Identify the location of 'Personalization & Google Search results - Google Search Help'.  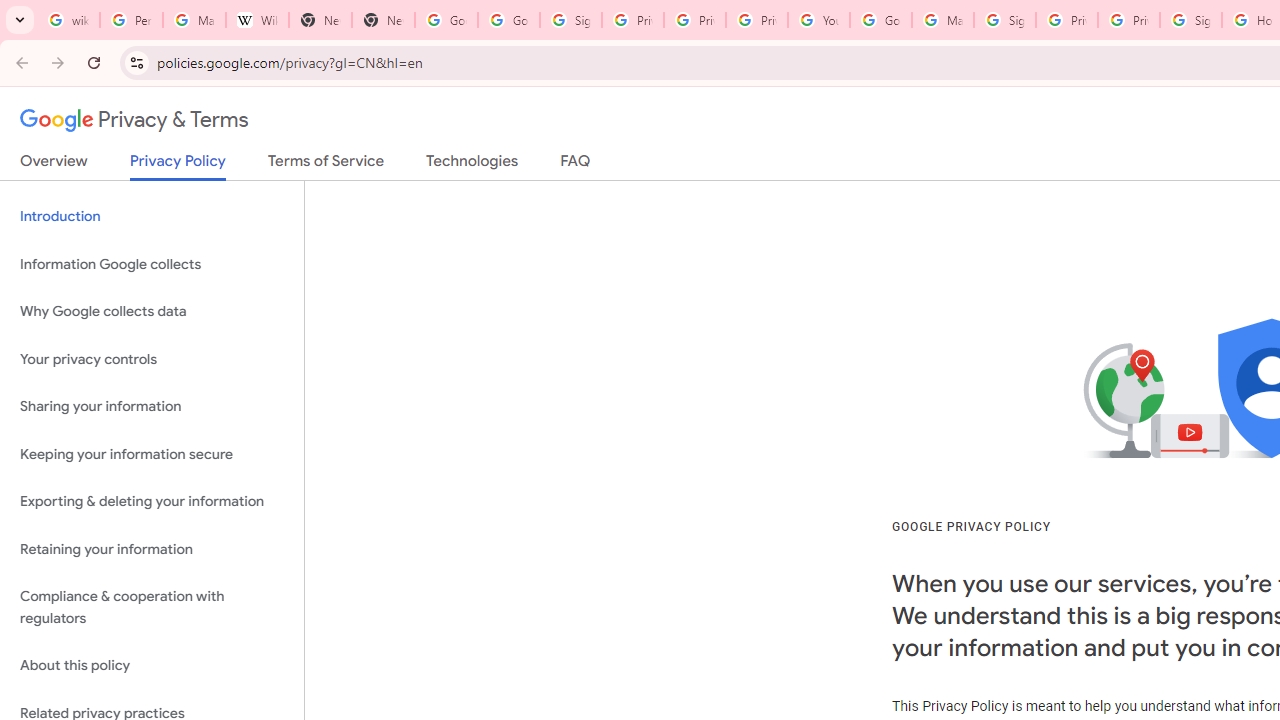
(130, 20).